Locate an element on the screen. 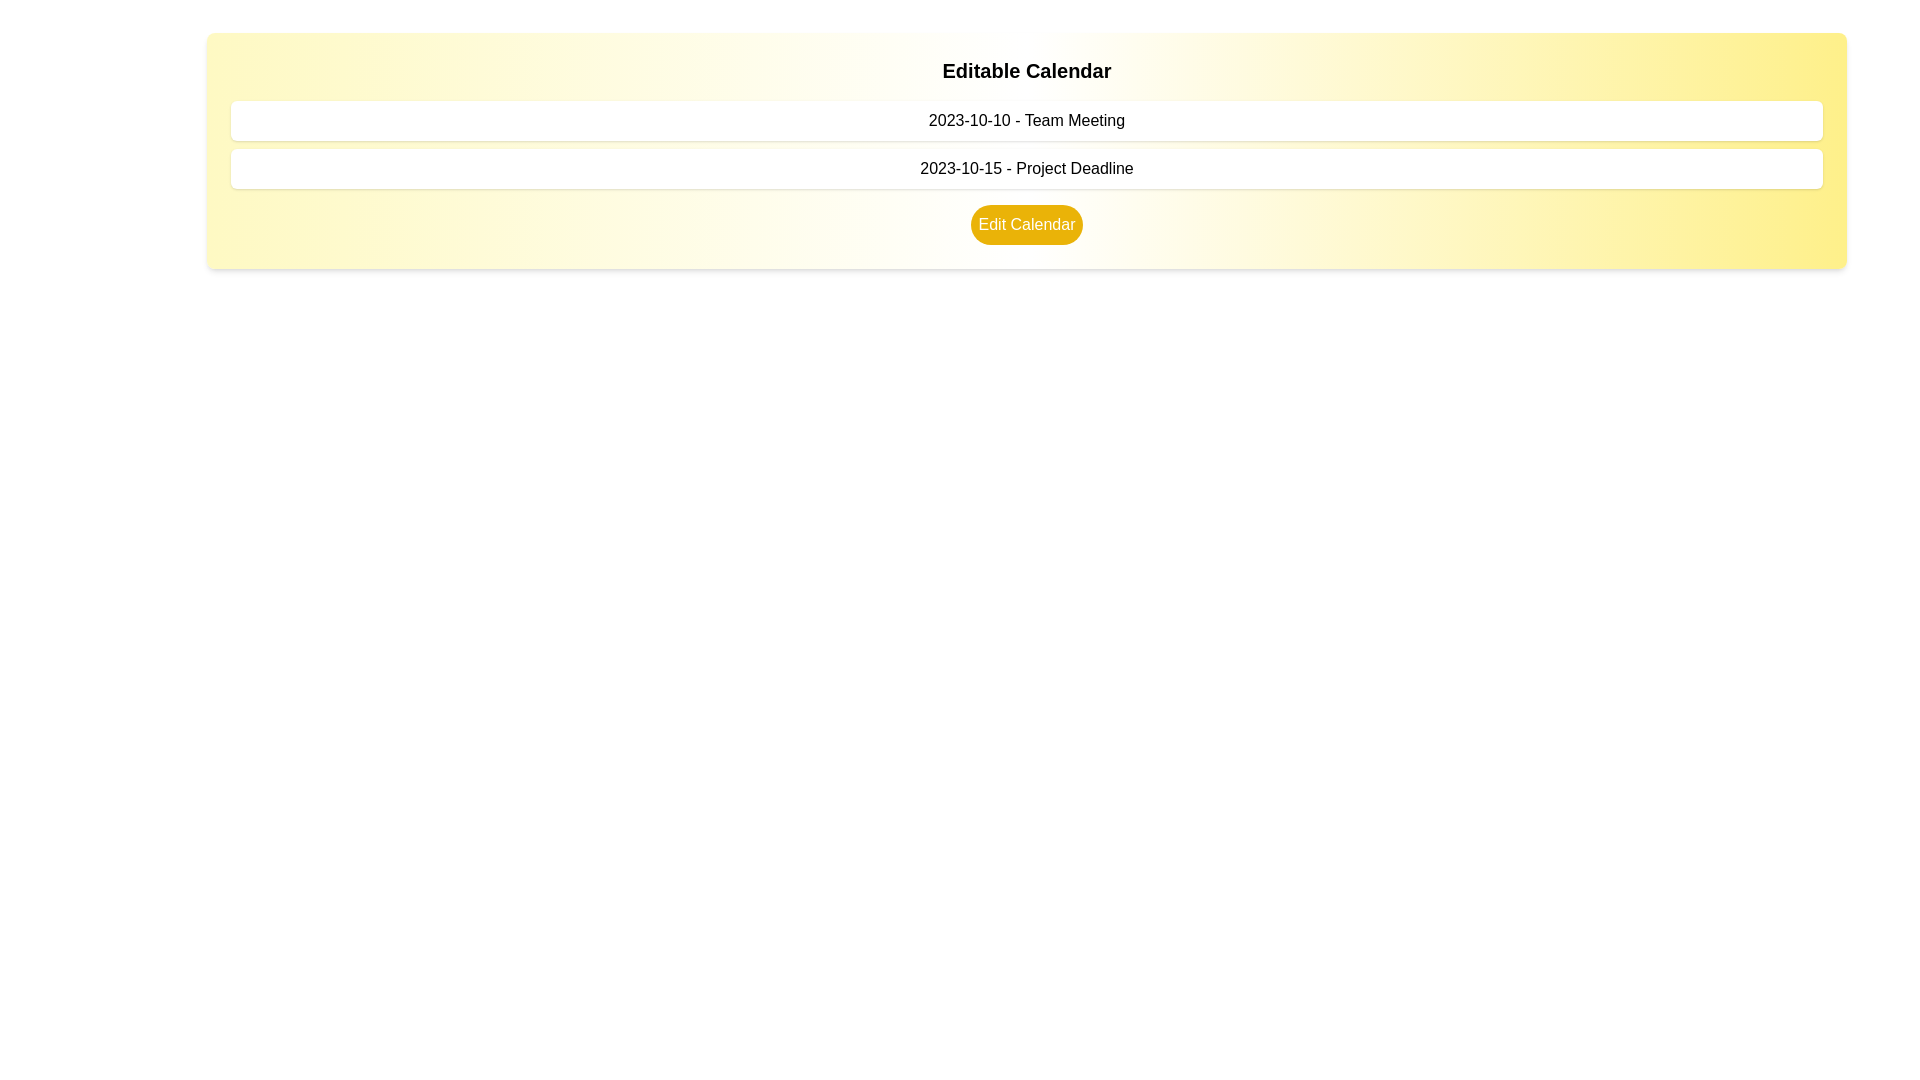 This screenshot has width=1920, height=1080. the Text label that displays a project deadline for the specified date, located below '2023-10-10 - Team Meeting' and above the 'Edit Calendar' button is located at coordinates (1027, 168).